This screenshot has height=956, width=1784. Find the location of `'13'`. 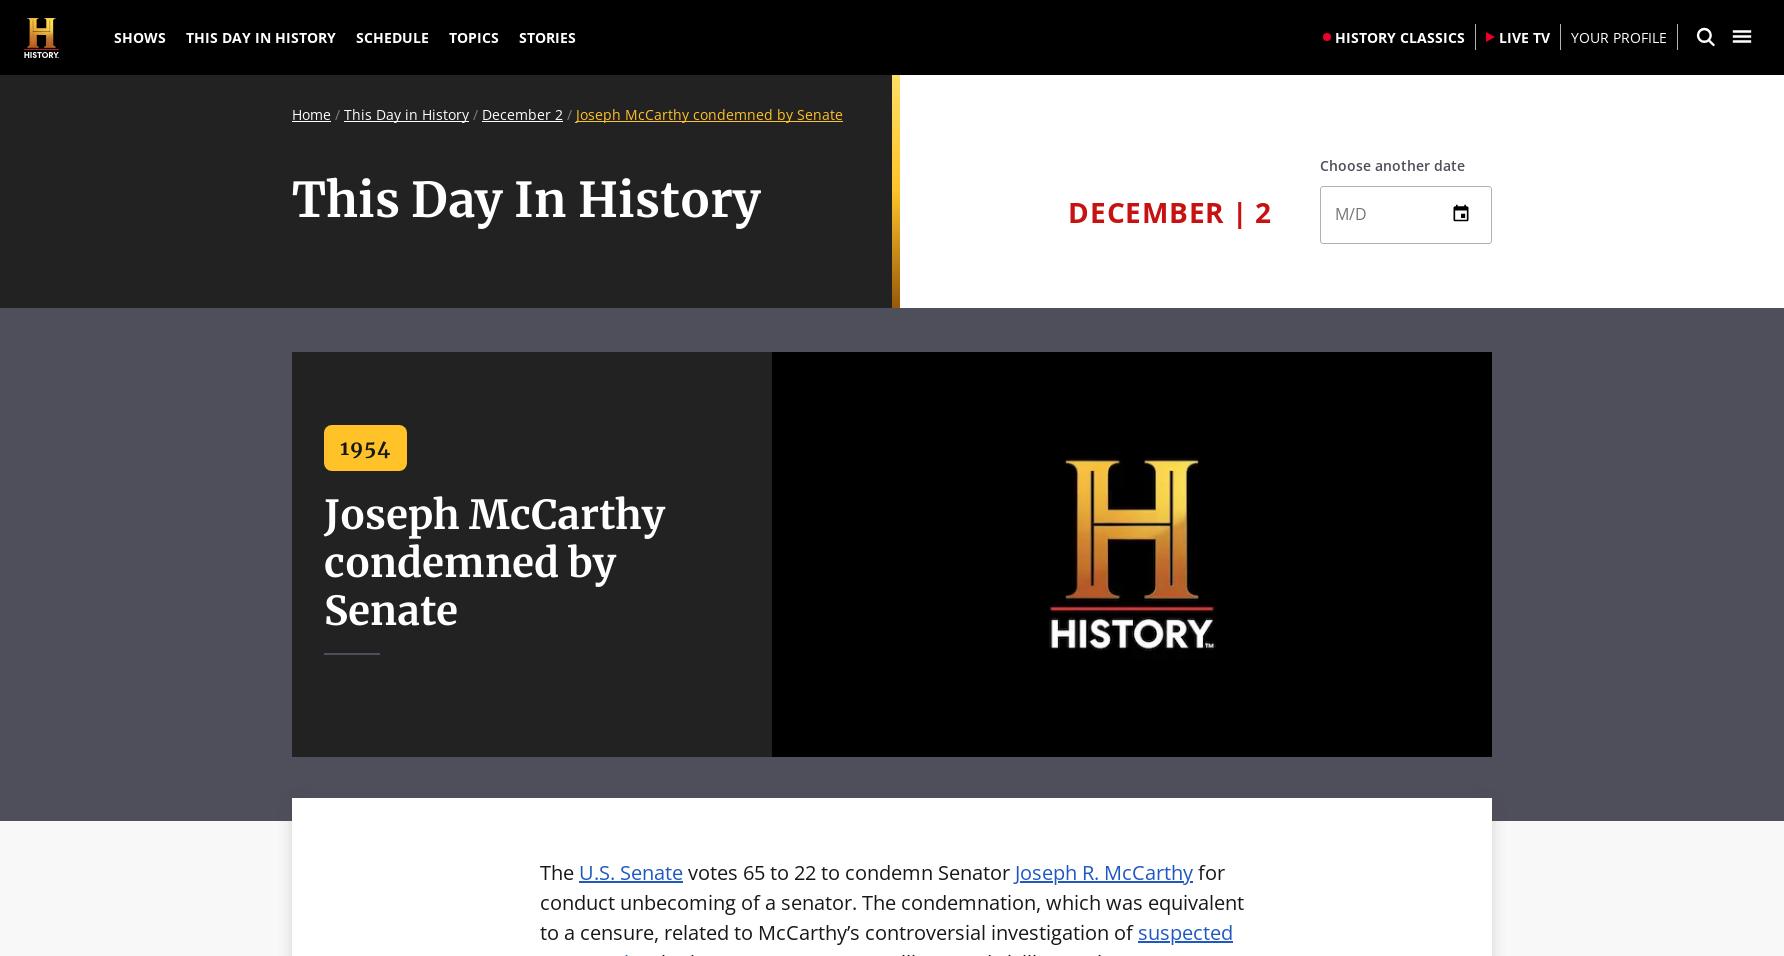

'13' is located at coordinates (1425, 337).